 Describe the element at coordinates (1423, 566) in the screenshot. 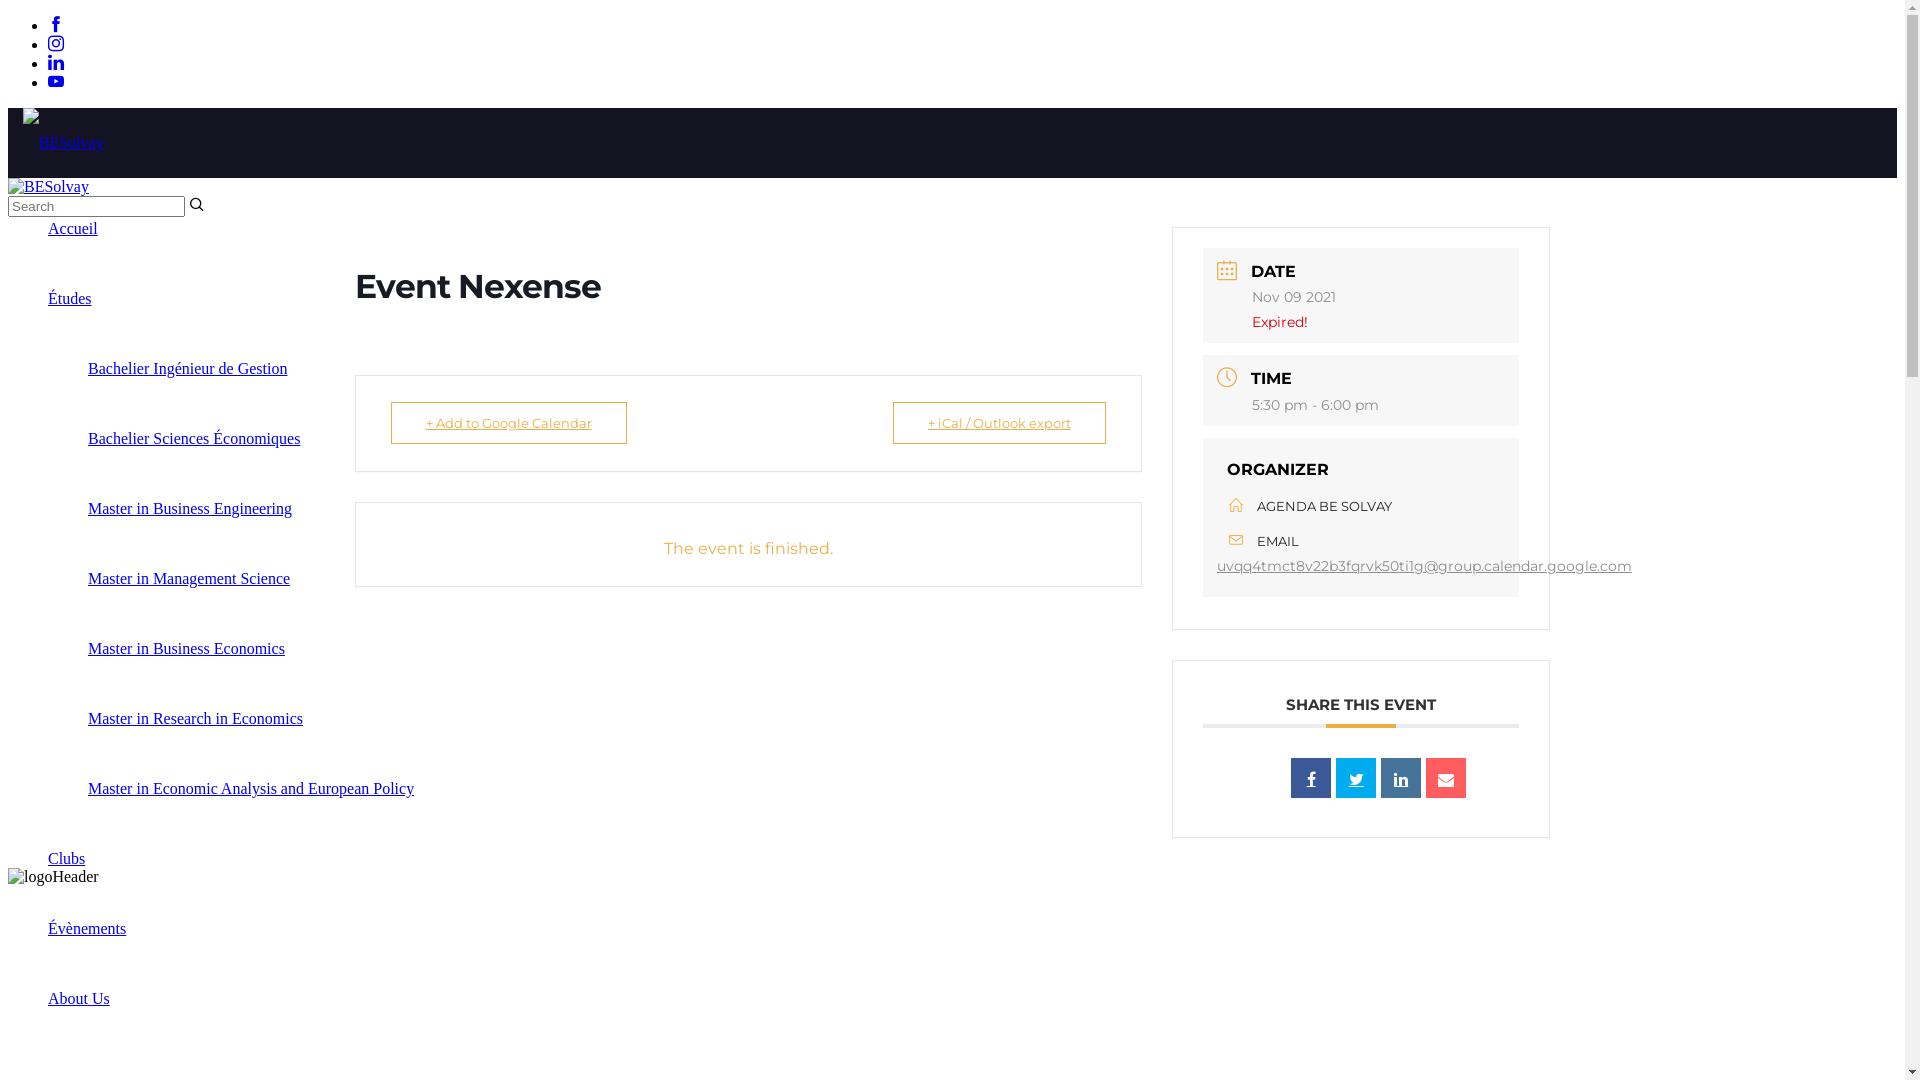

I see `'uvqq4tmct8v22b3fqrvk50ti1g@group.calendar.google.com'` at that location.